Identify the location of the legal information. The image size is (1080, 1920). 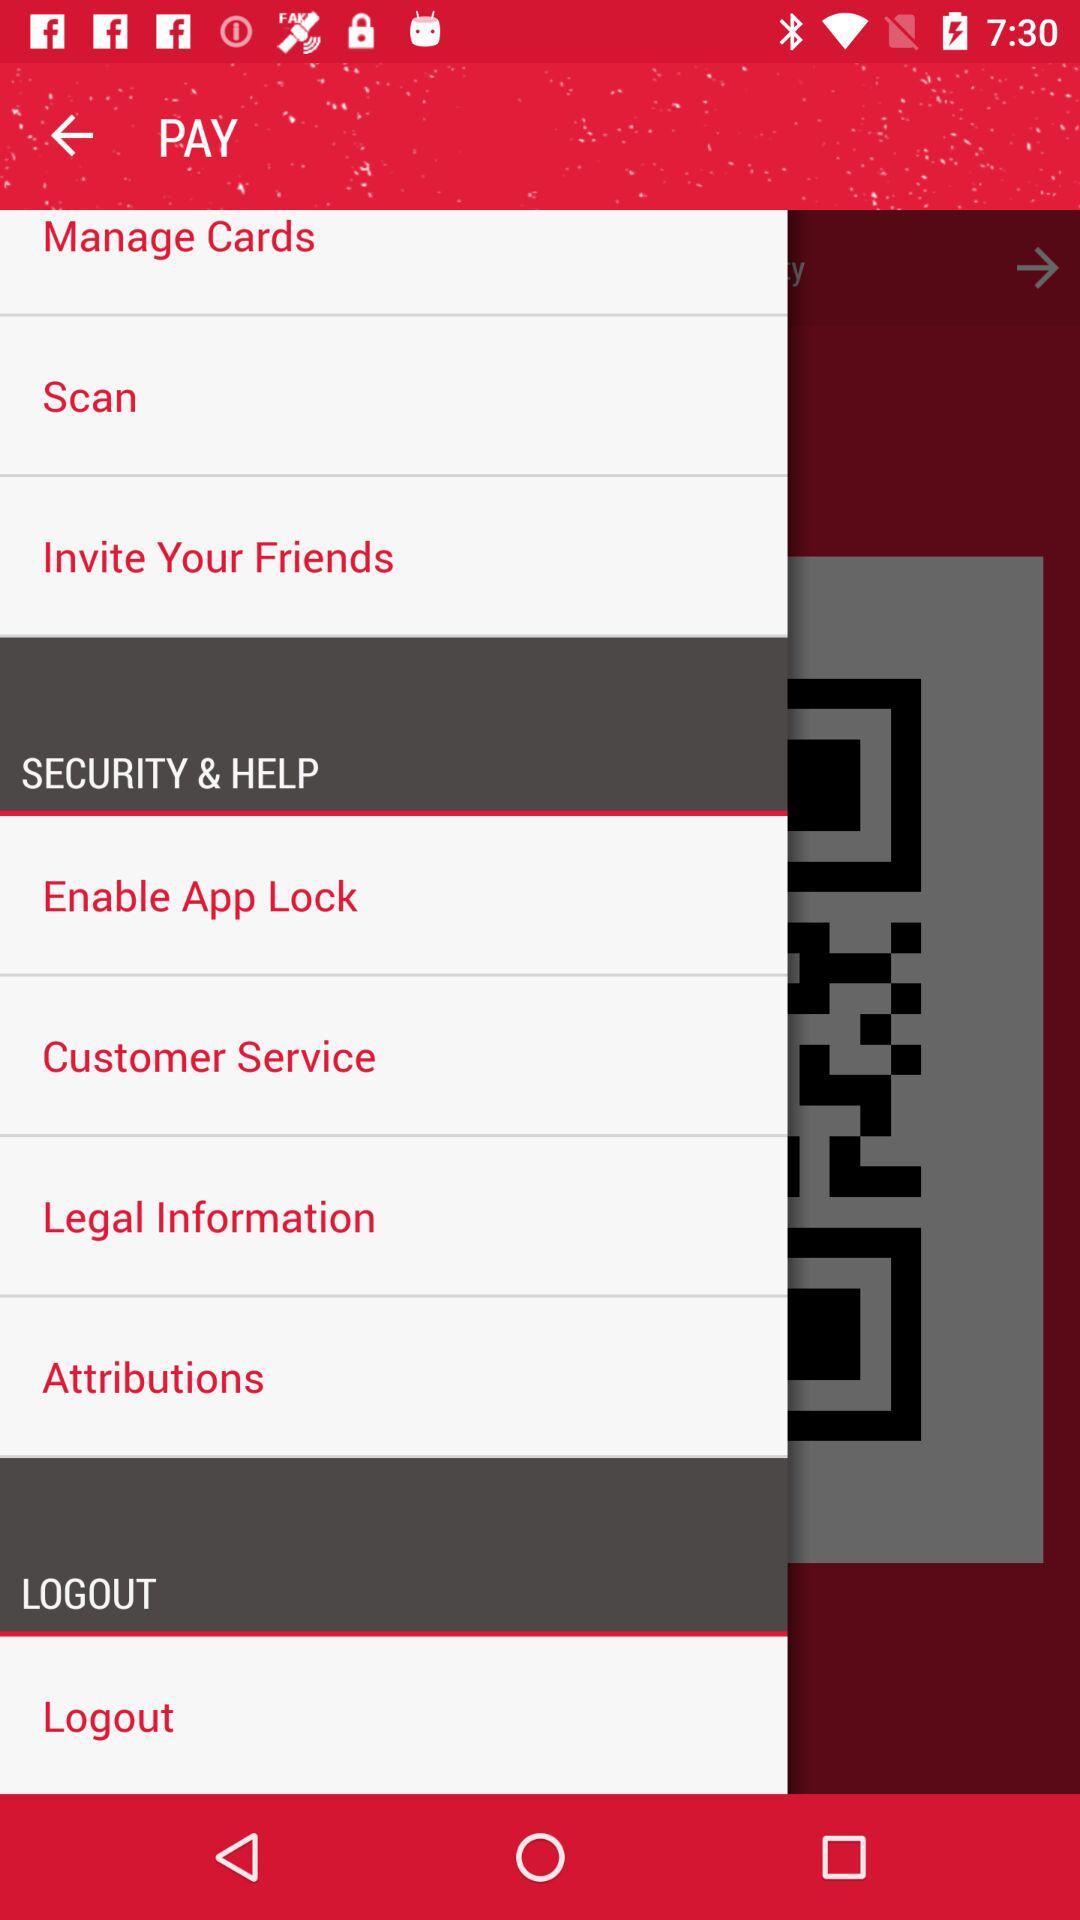
(393, 1214).